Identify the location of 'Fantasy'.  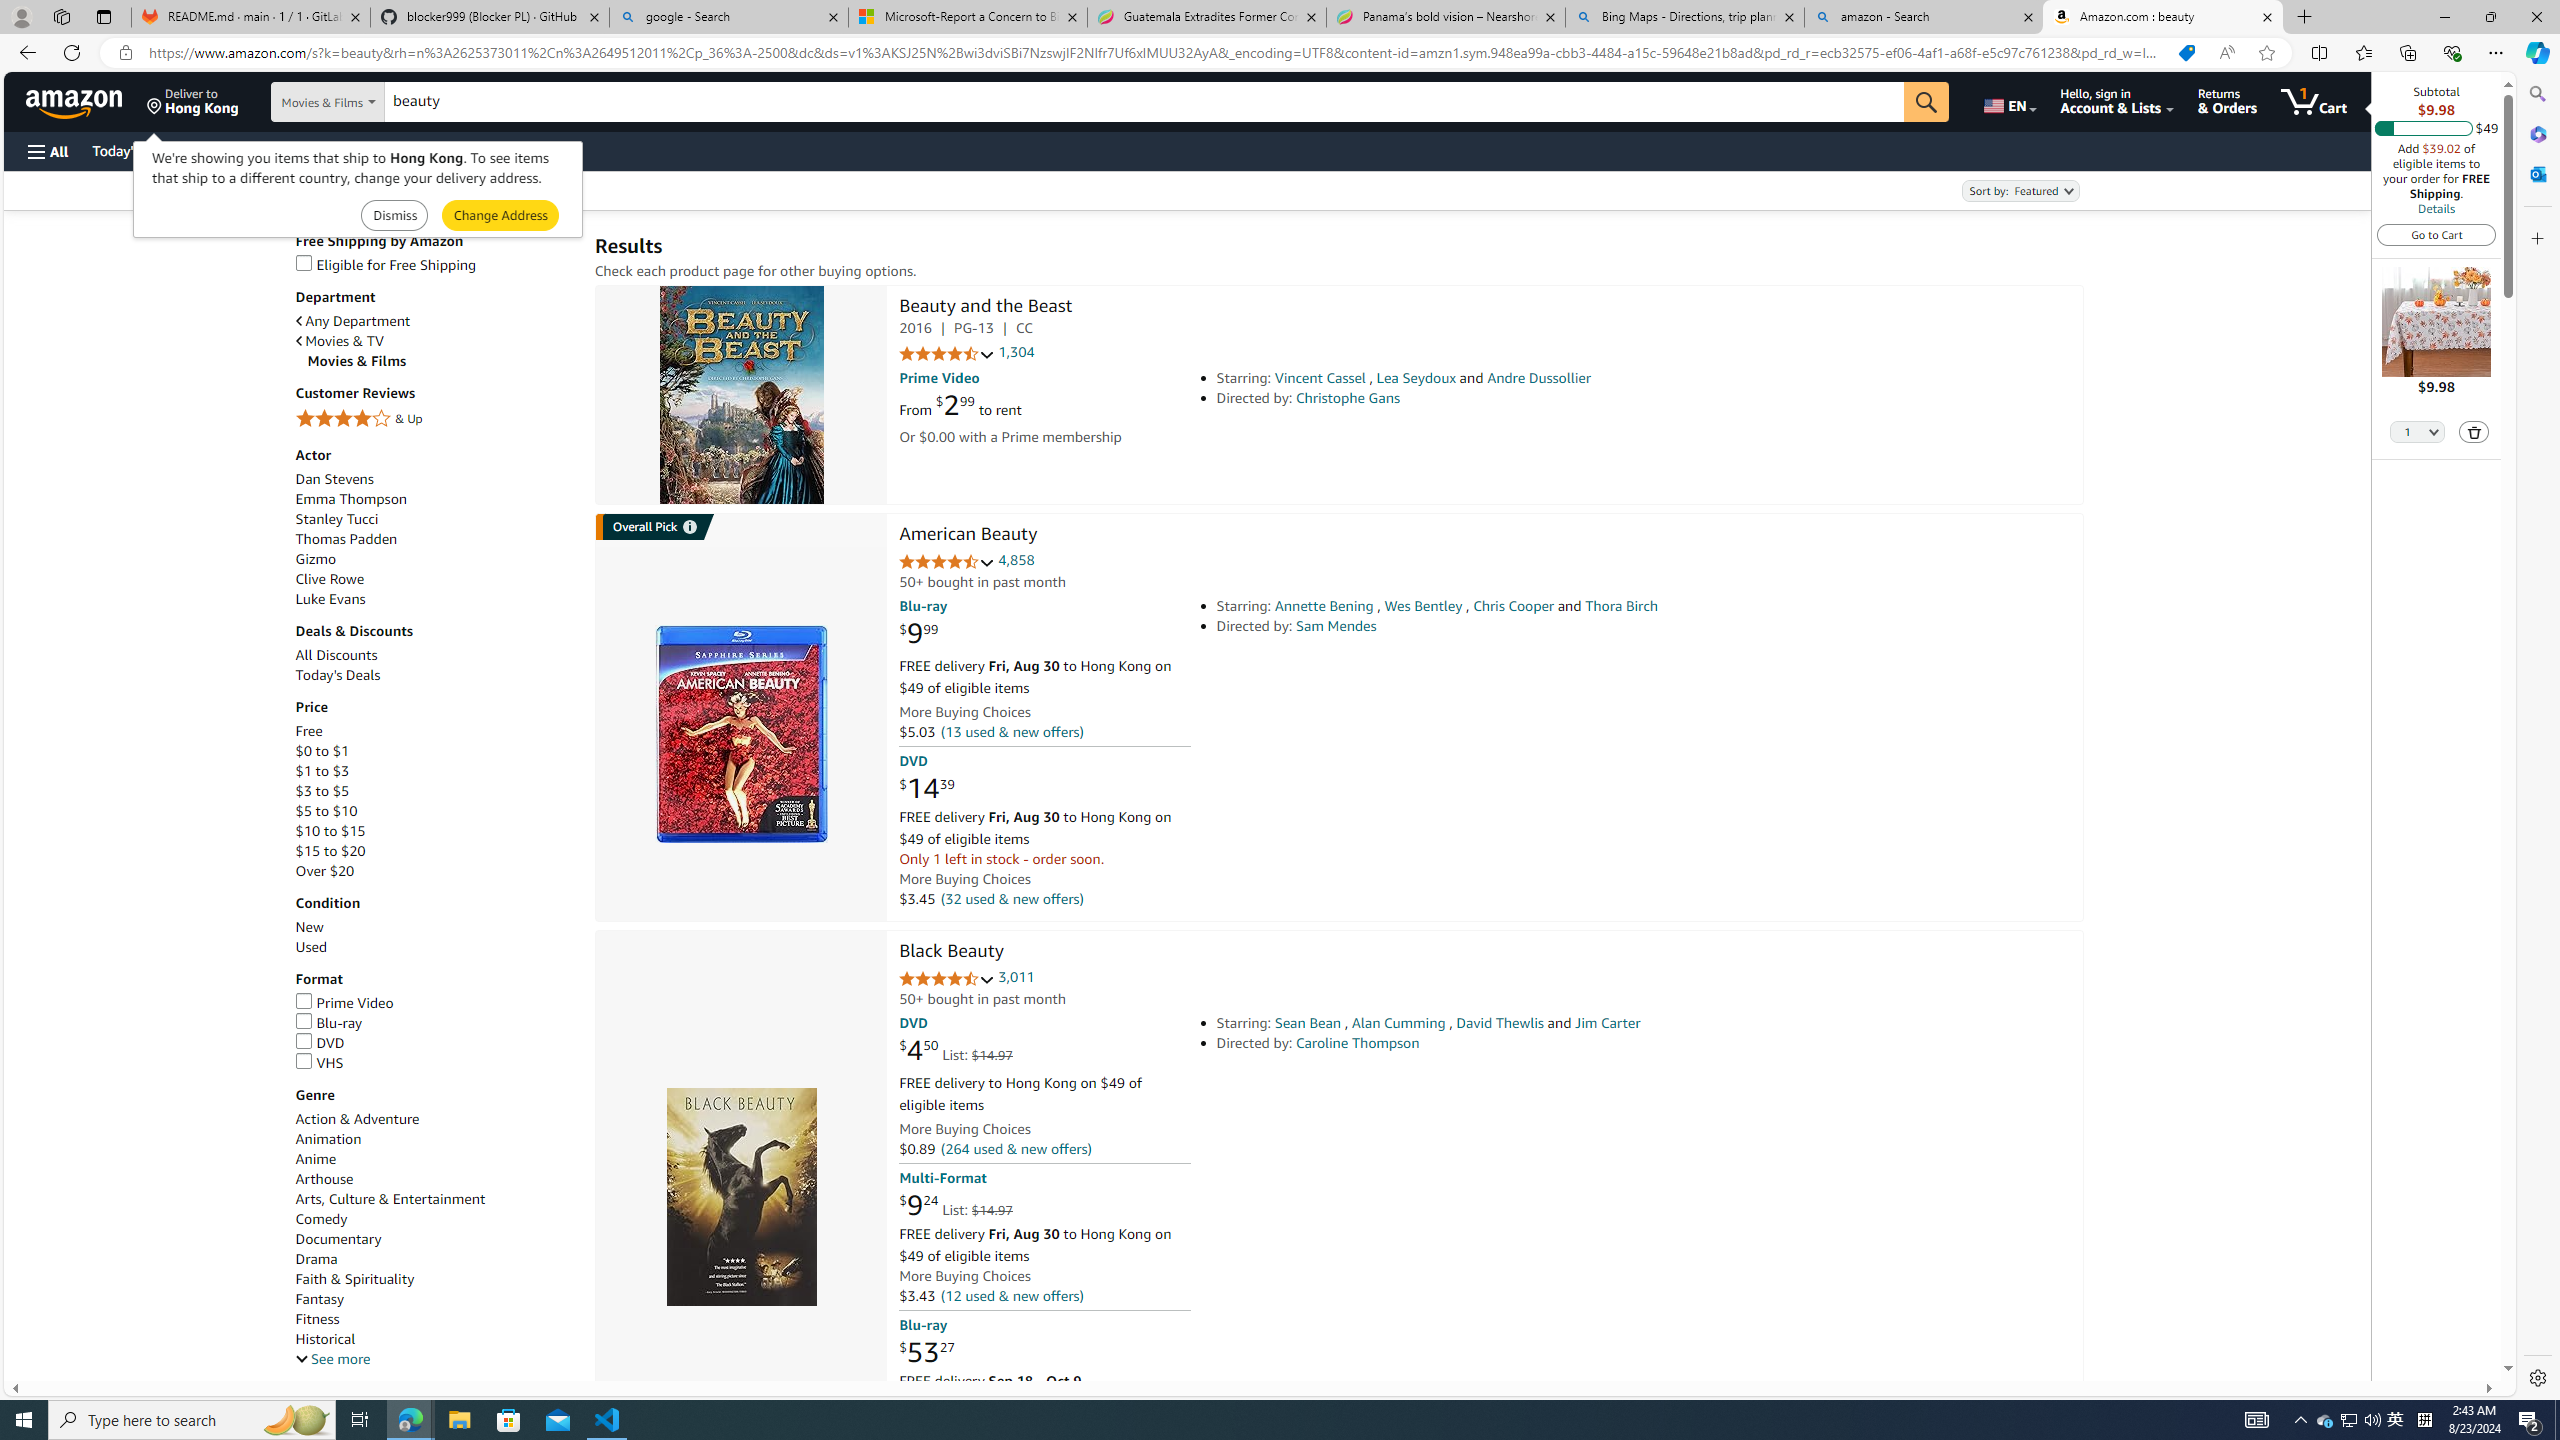
(435, 1298).